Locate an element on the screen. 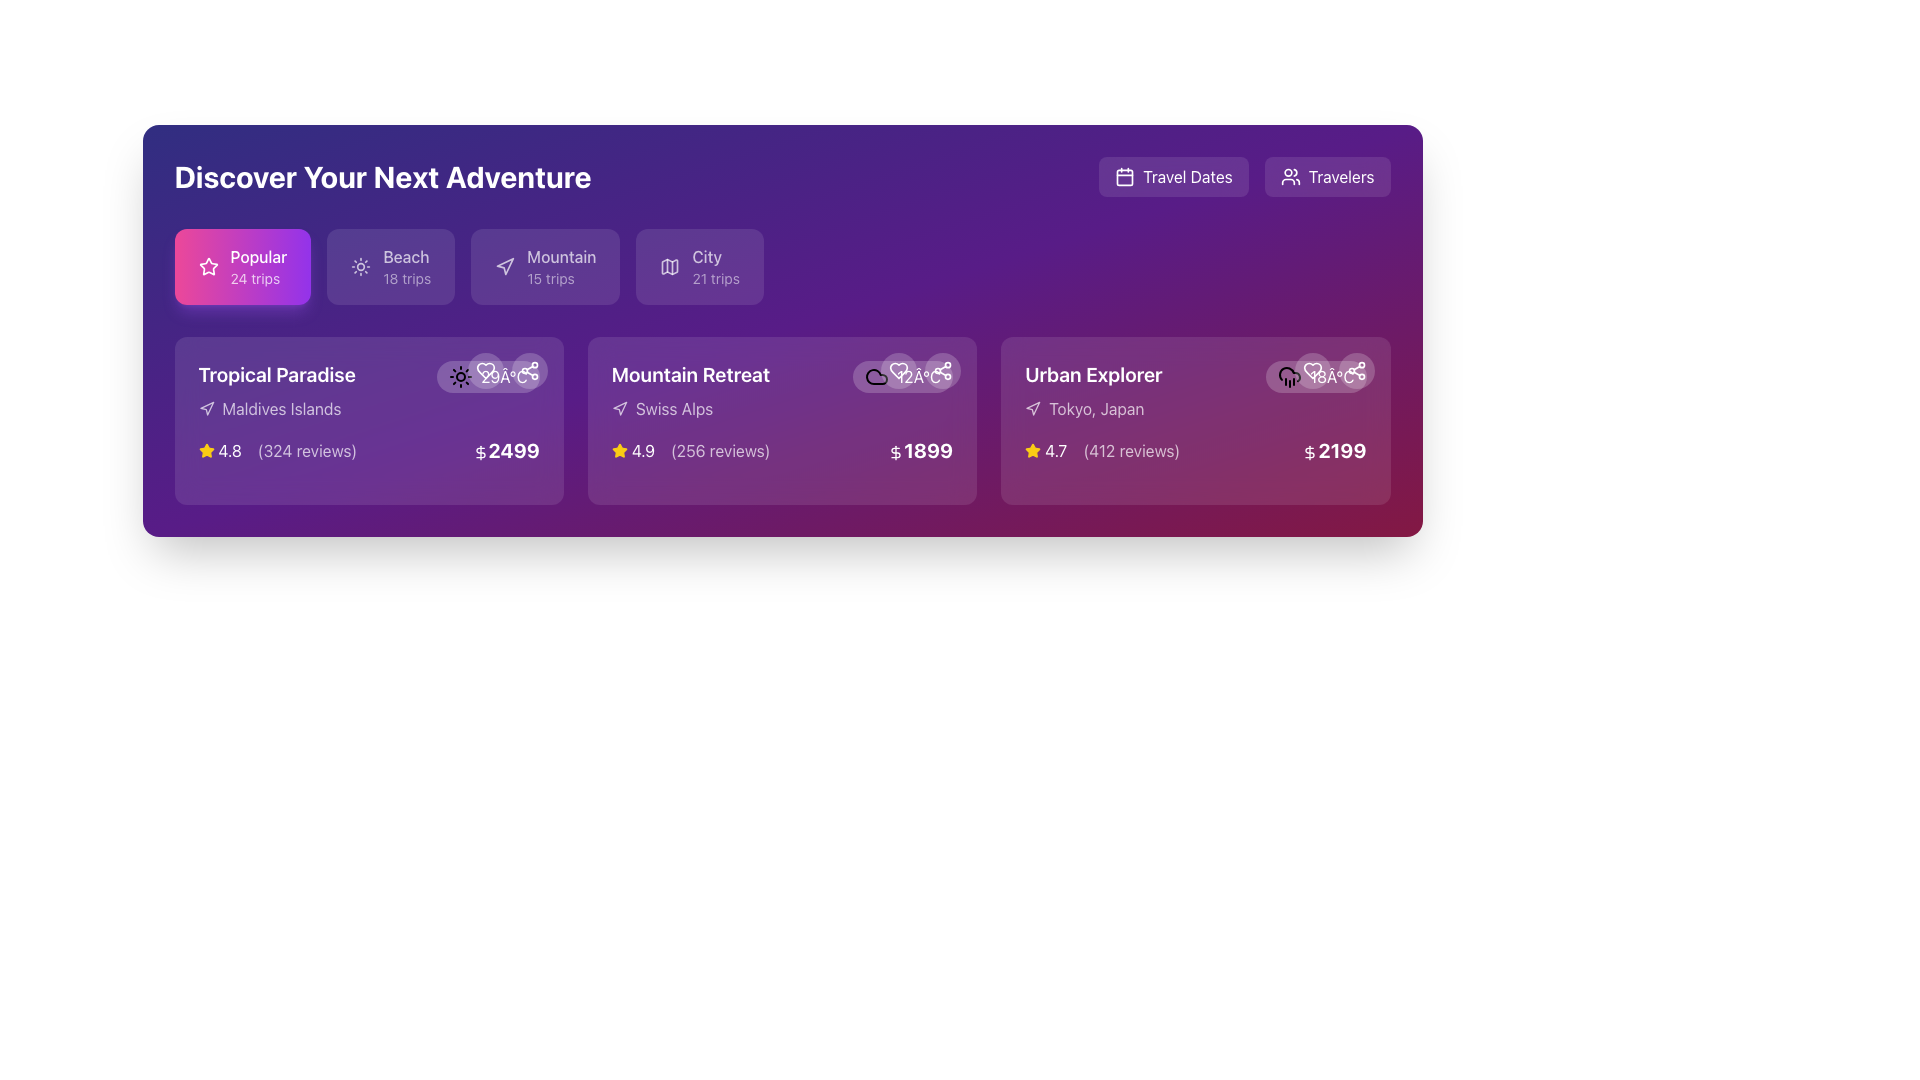  the favorite status icon located to the left of the 'Popular' label in the 'Tropical Paradise' card is located at coordinates (208, 265).